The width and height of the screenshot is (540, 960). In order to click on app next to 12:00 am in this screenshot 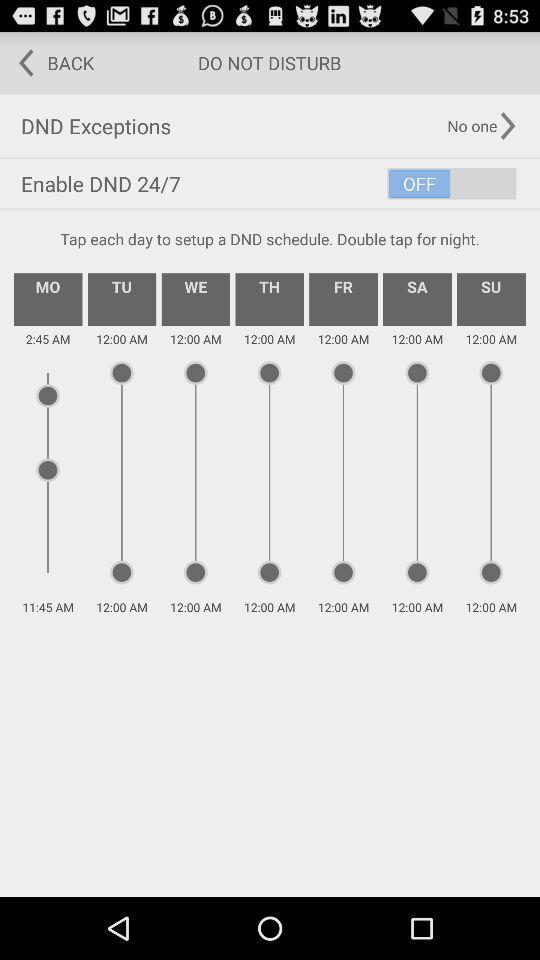, I will do `click(48, 298)`.